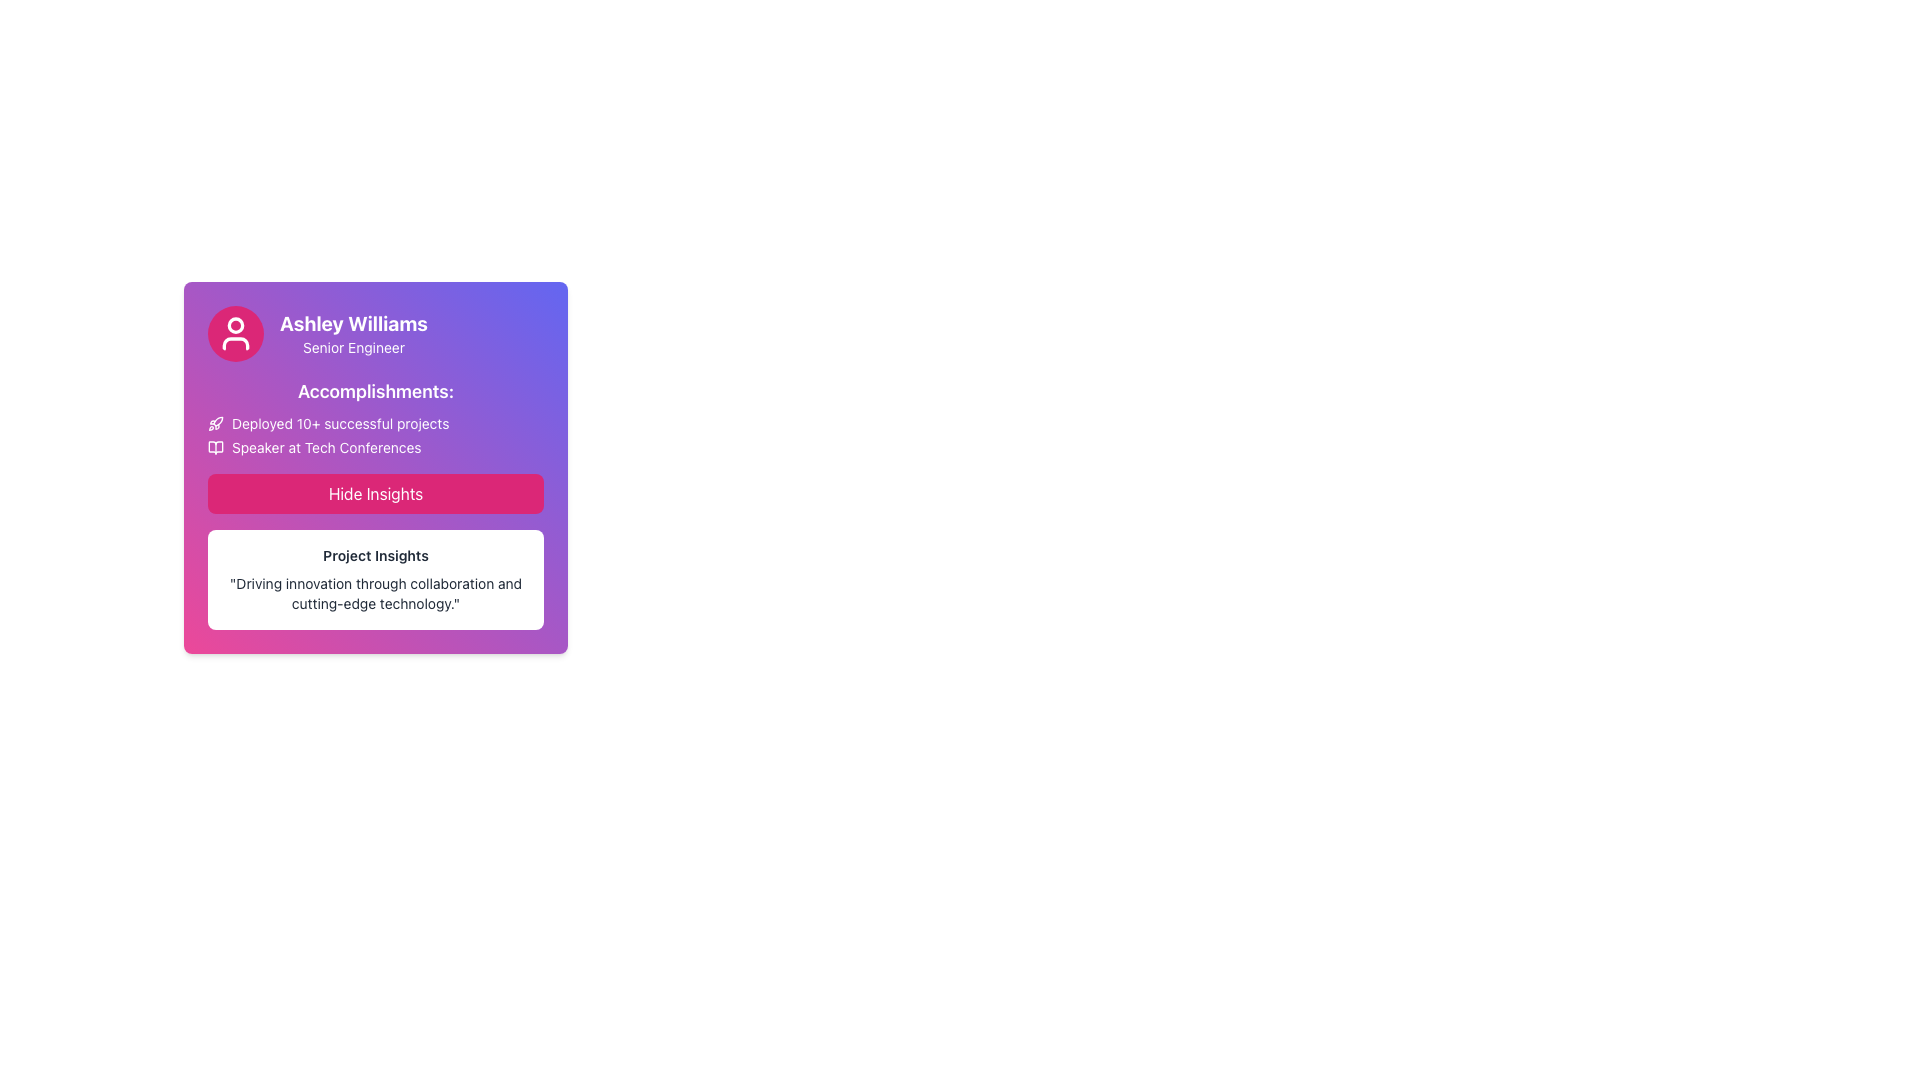 The height and width of the screenshot is (1080, 1920). I want to click on the second accomplishment entry in the profile card that lists an individual's professional achievements, located directly below 'Deployed 10+ successful projects', so click(375, 446).